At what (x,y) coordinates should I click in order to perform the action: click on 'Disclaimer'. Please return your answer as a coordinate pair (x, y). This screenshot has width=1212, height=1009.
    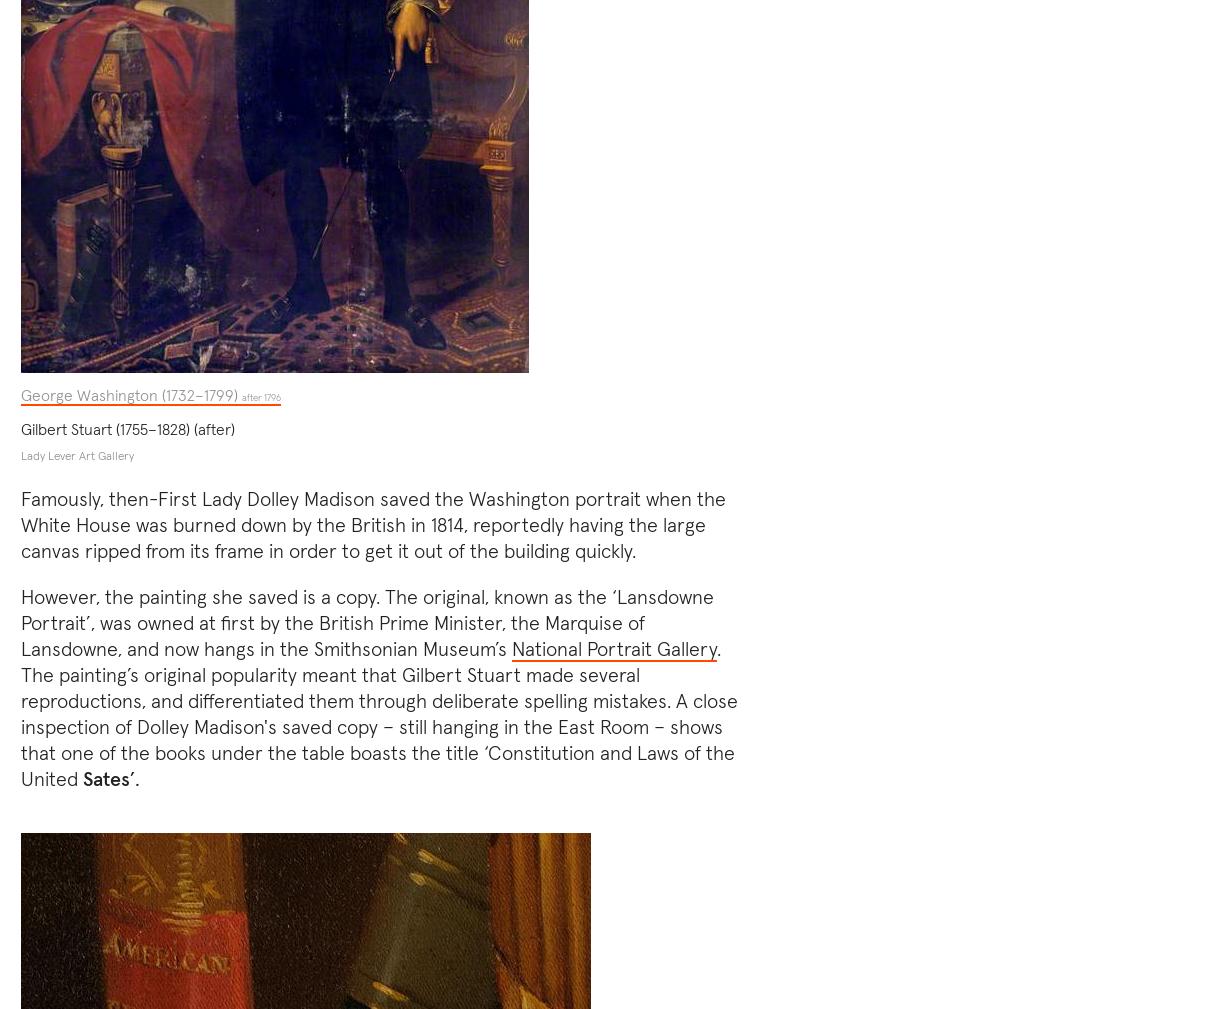
    Looking at the image, I should click on (1021, 907).